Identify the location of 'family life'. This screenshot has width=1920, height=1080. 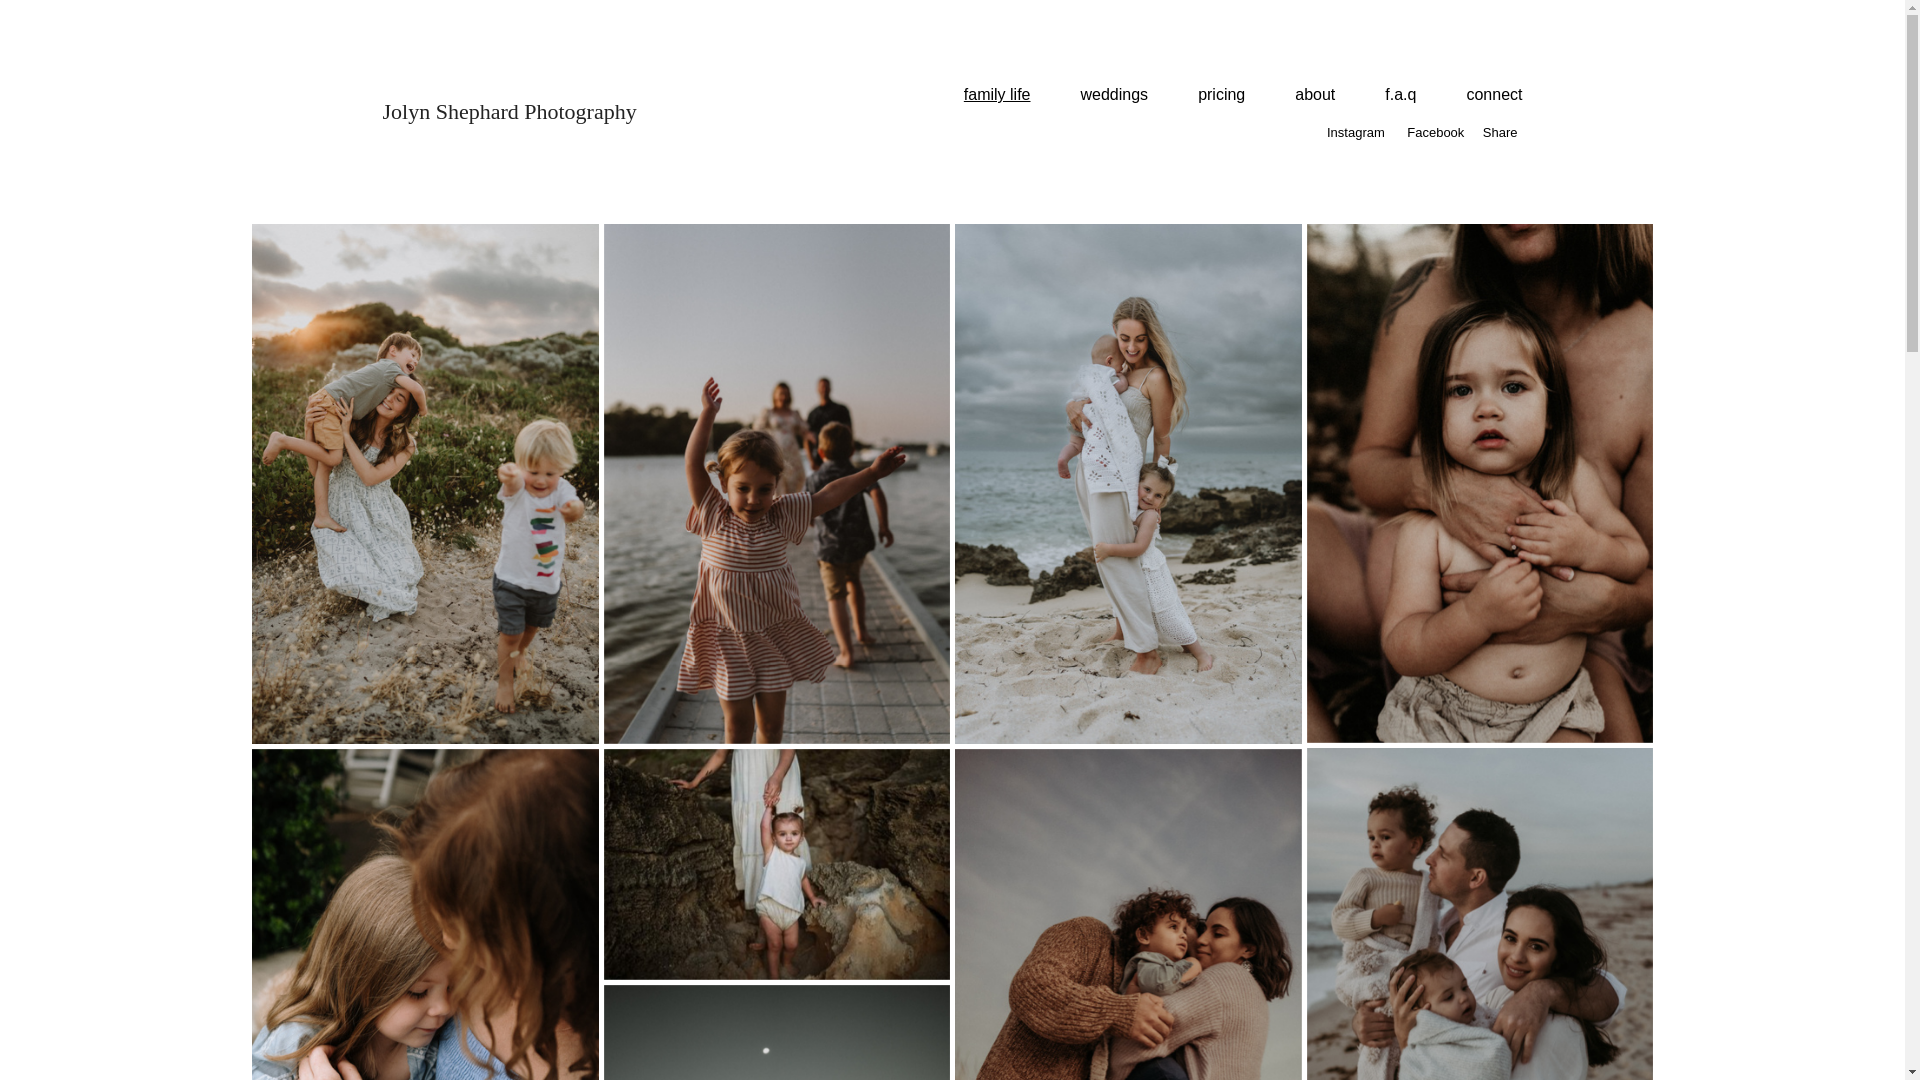
(964, 94).